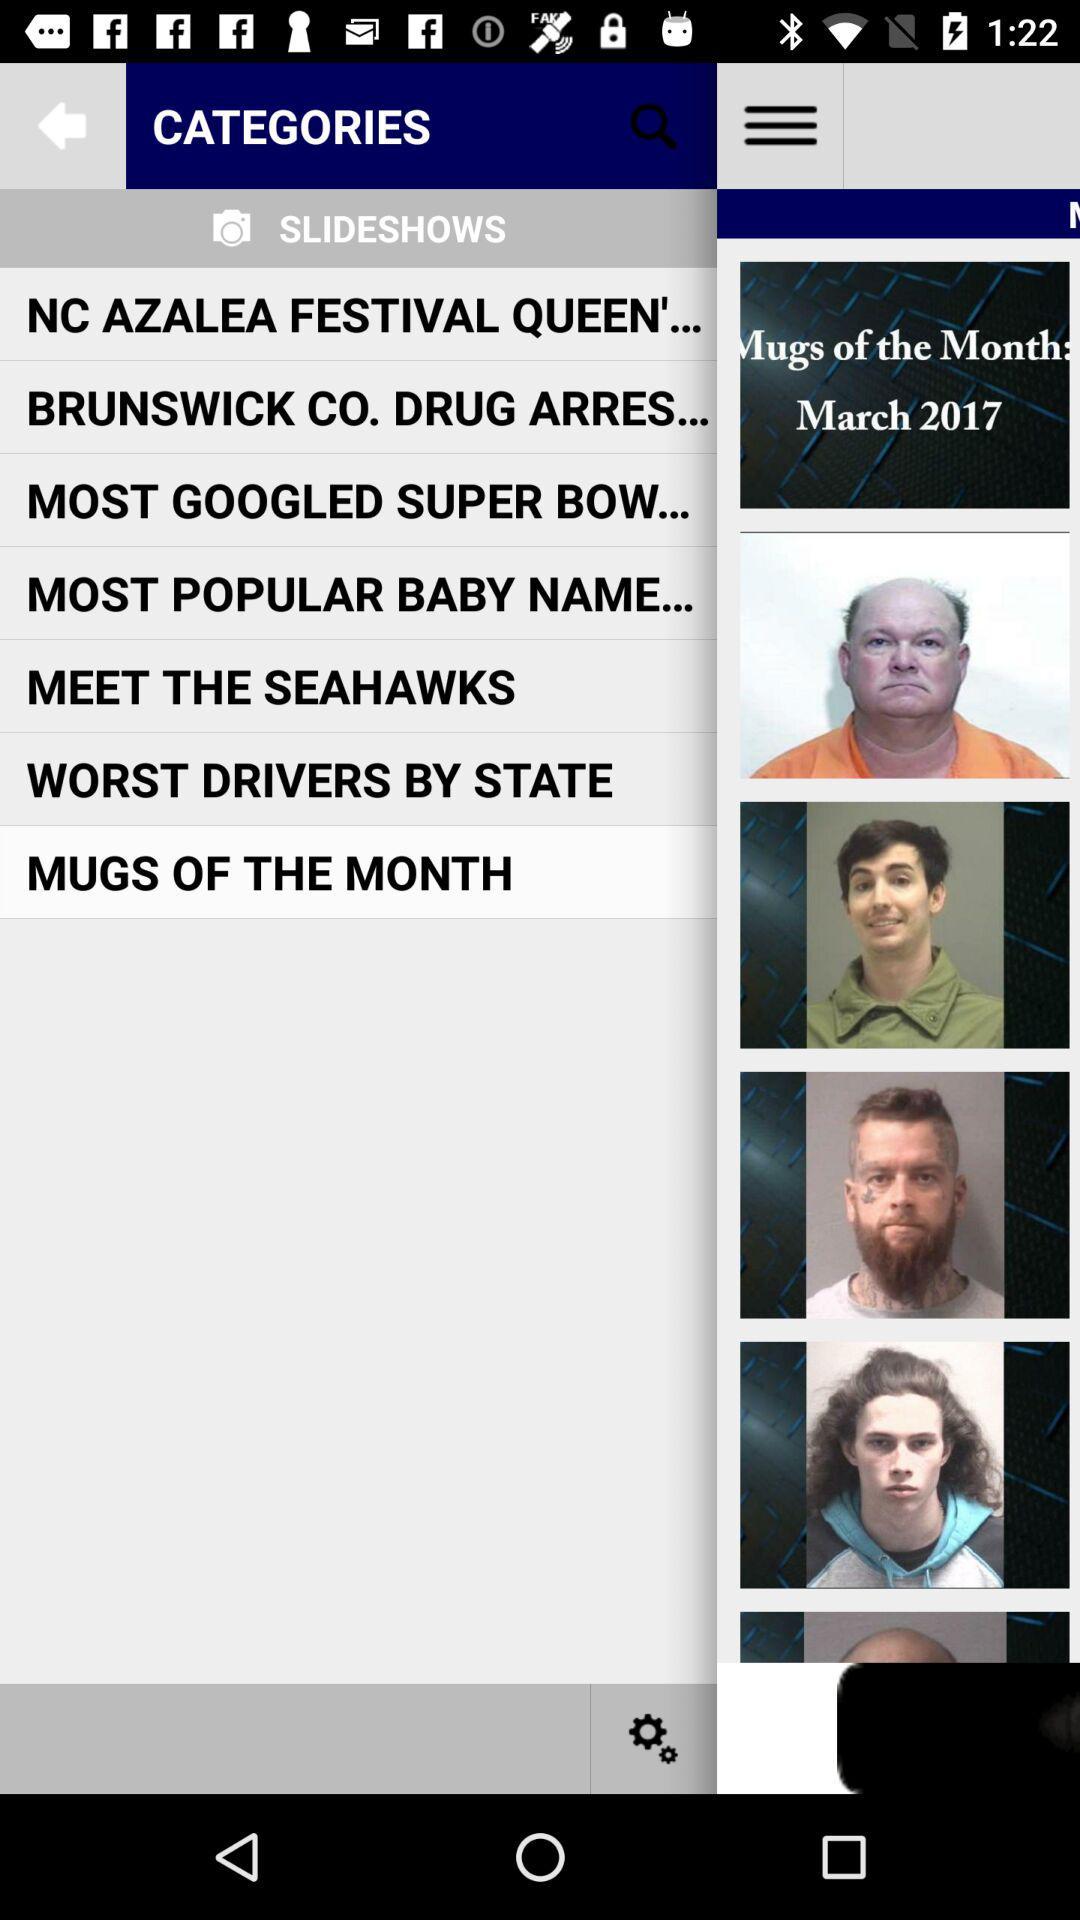  Describe the element at coordinates (61, 124) in the screenshot. I see `the arrow_backward icon` at that location.